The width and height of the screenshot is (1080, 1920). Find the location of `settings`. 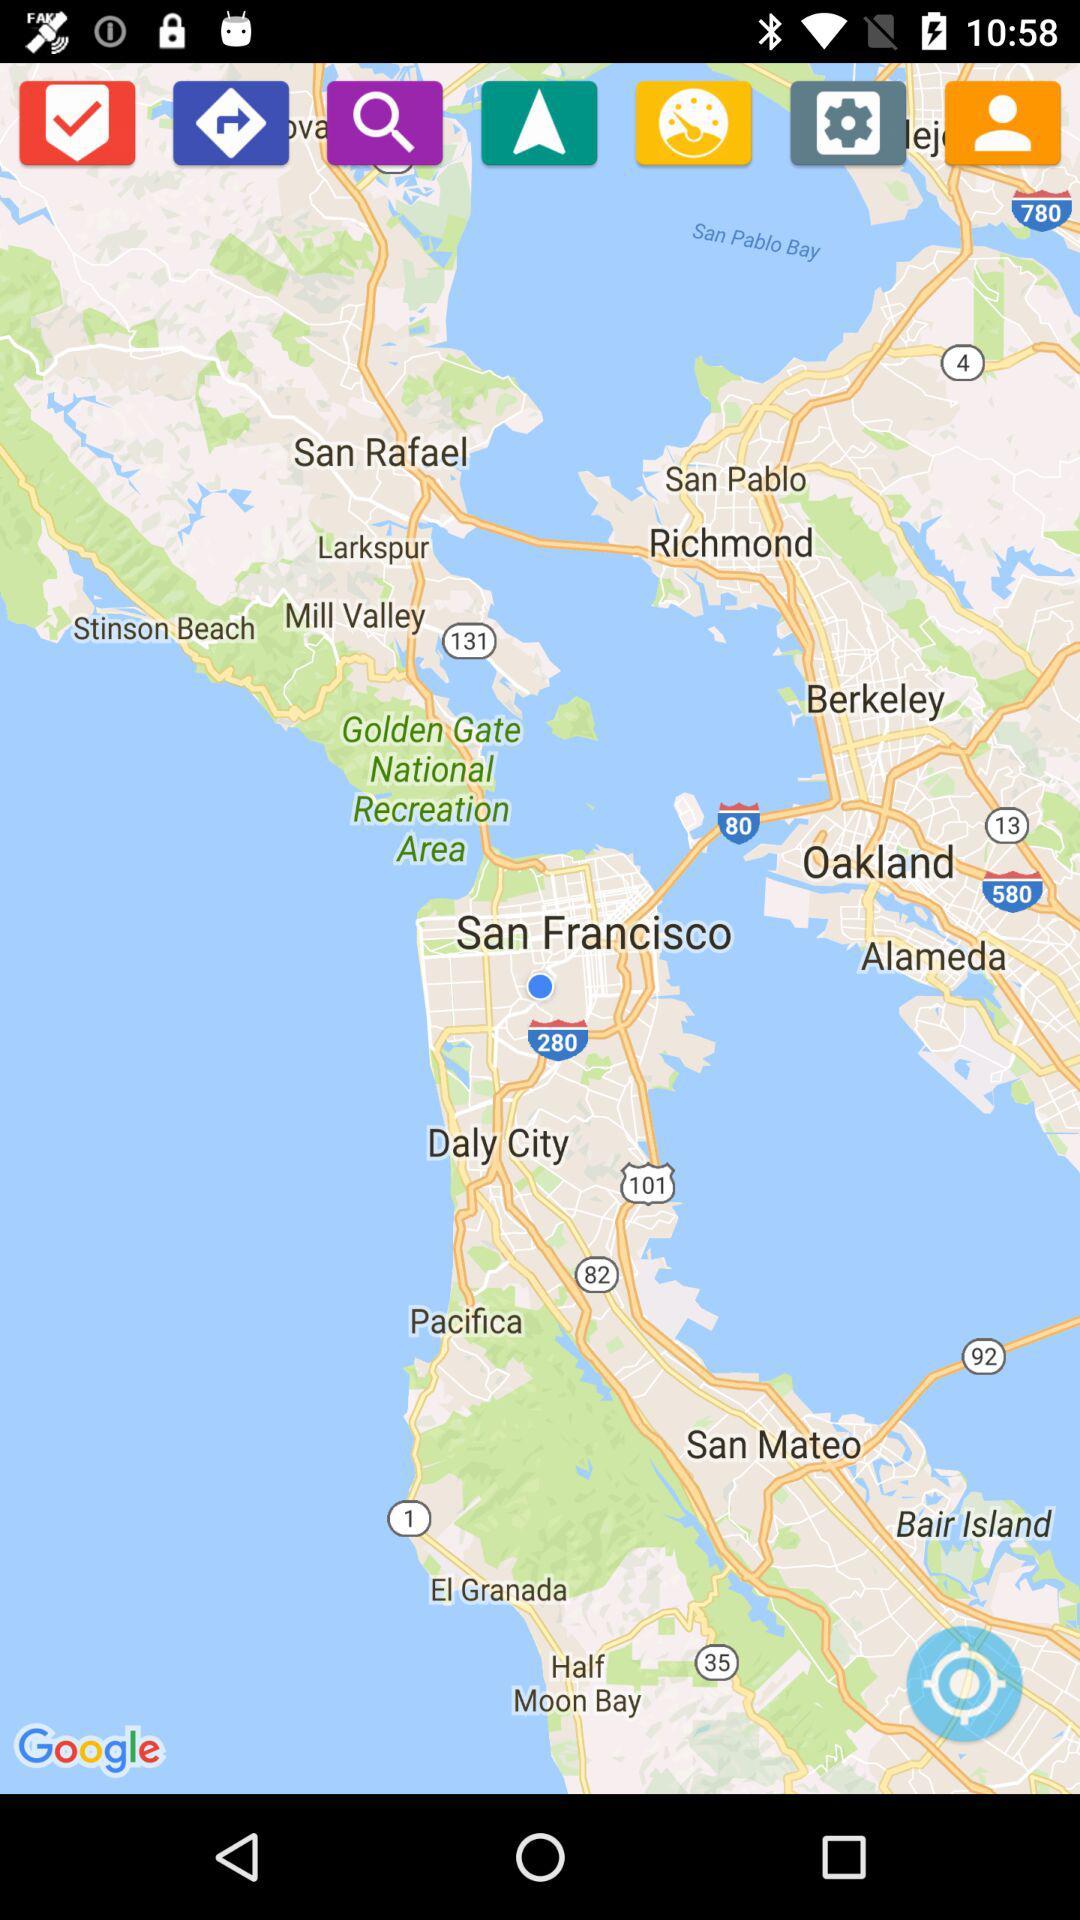

settings is located at coordinates (848, 121).